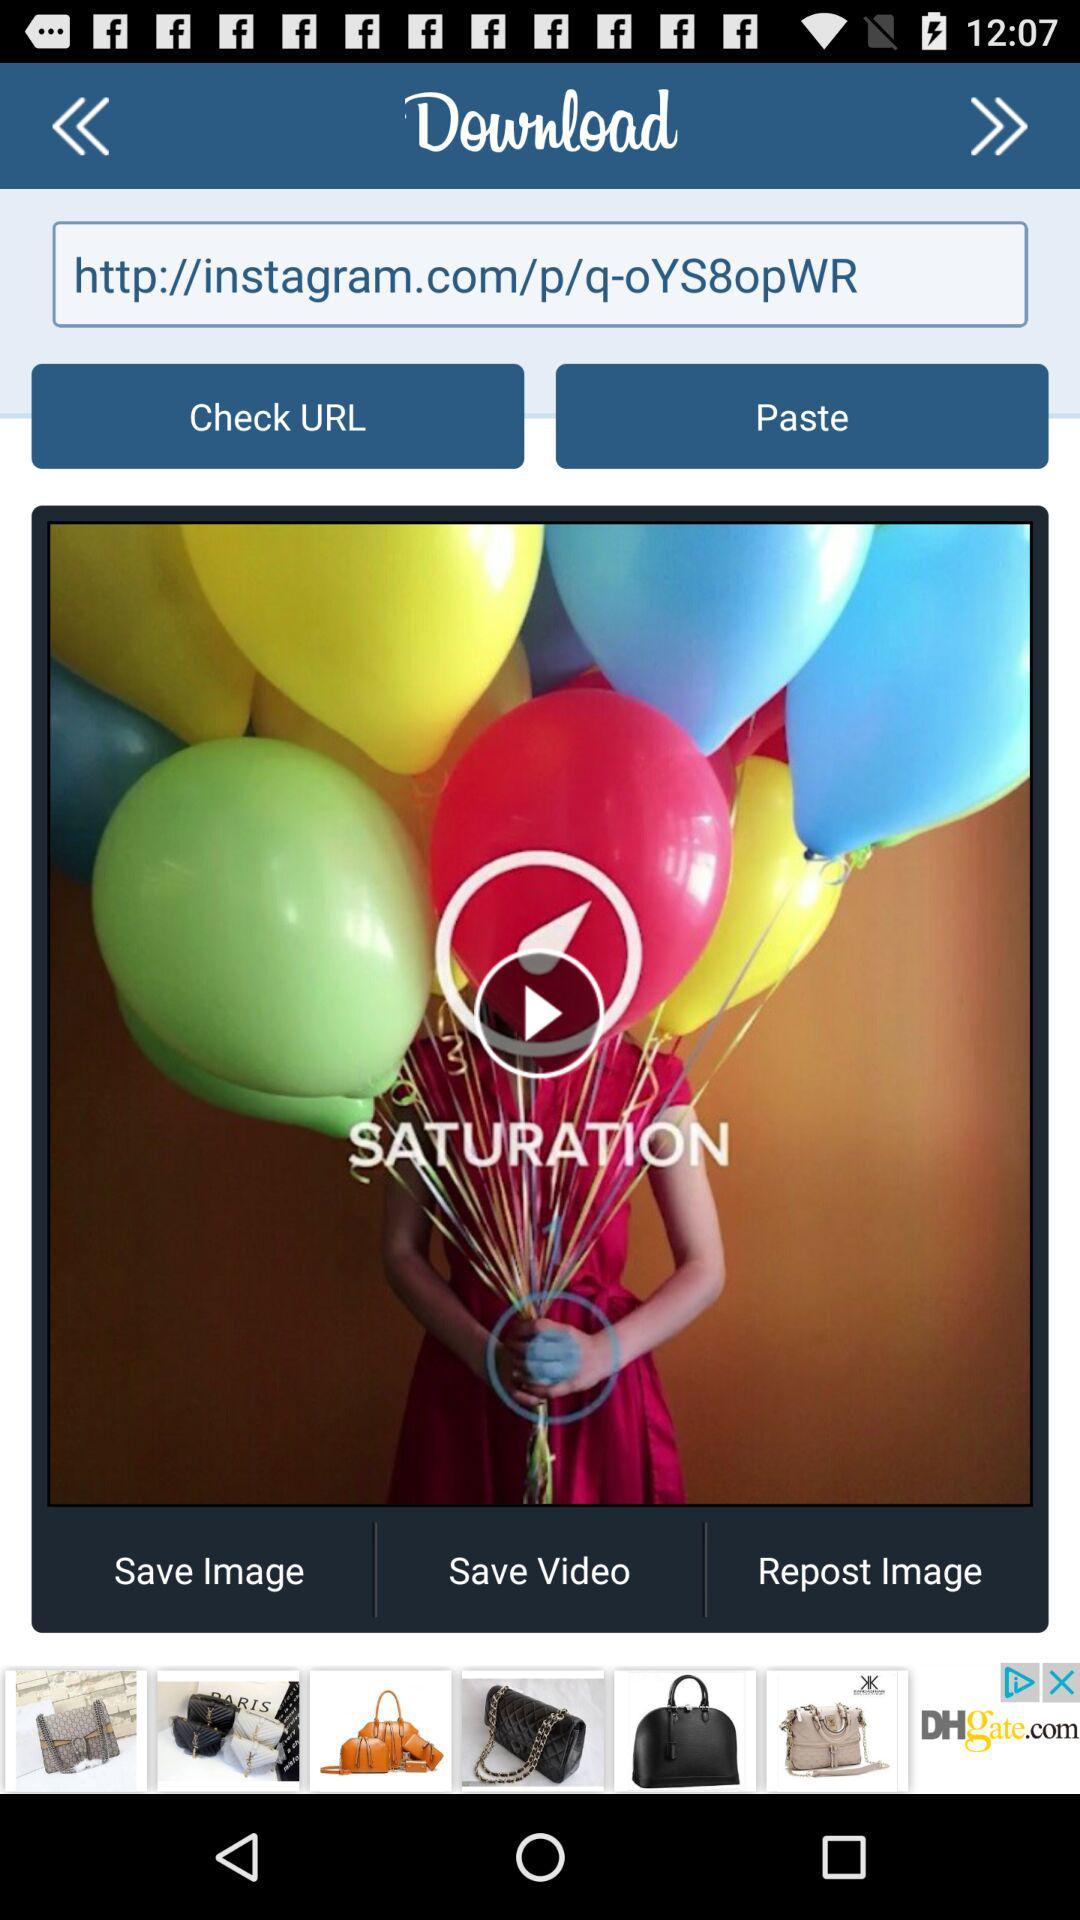  I want to click on the av_forward icon, so click(999, 133).